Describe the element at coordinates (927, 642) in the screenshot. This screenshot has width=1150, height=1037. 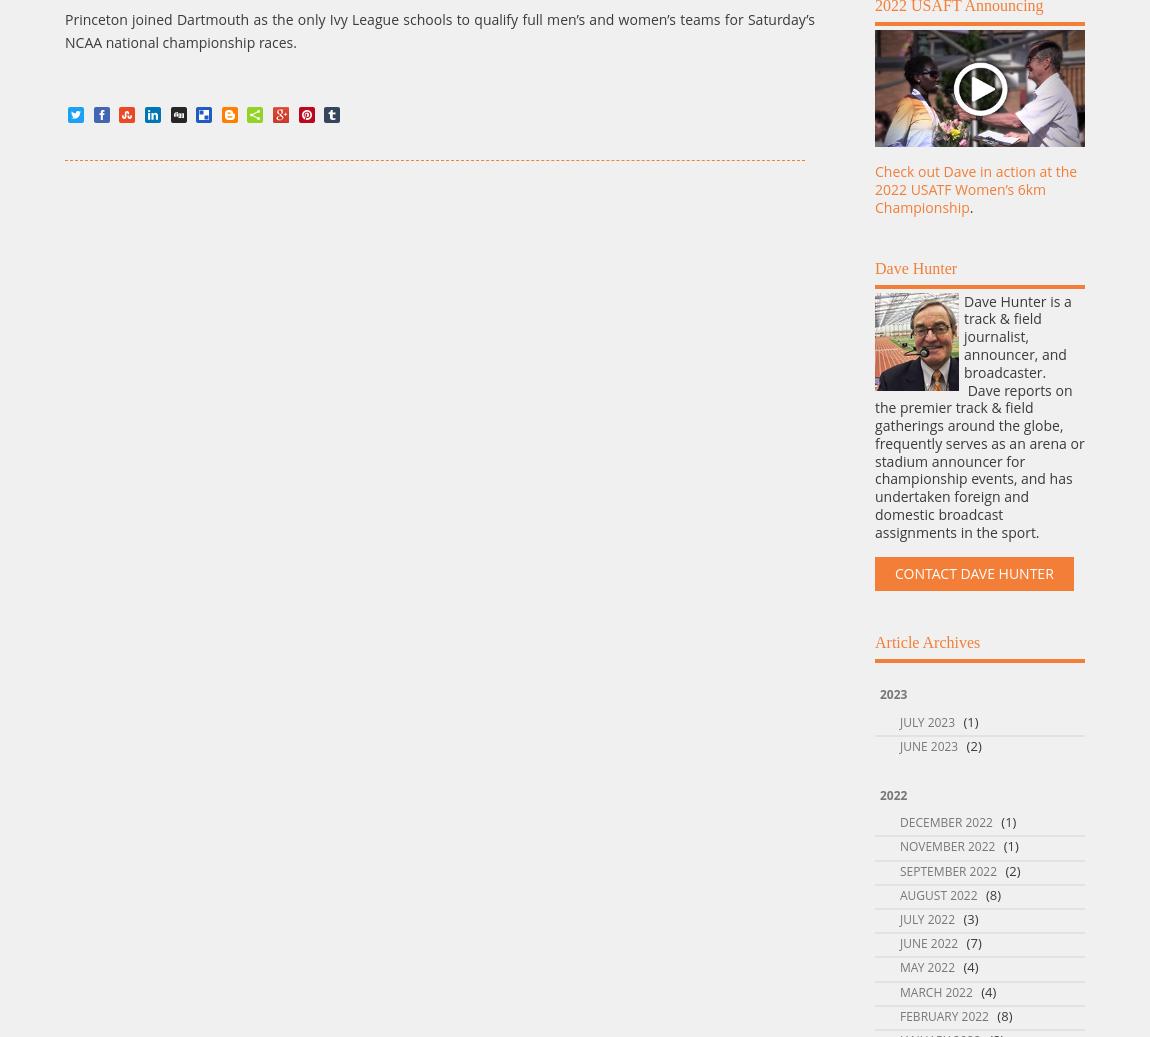
I see `'Article Archives'` at that location.